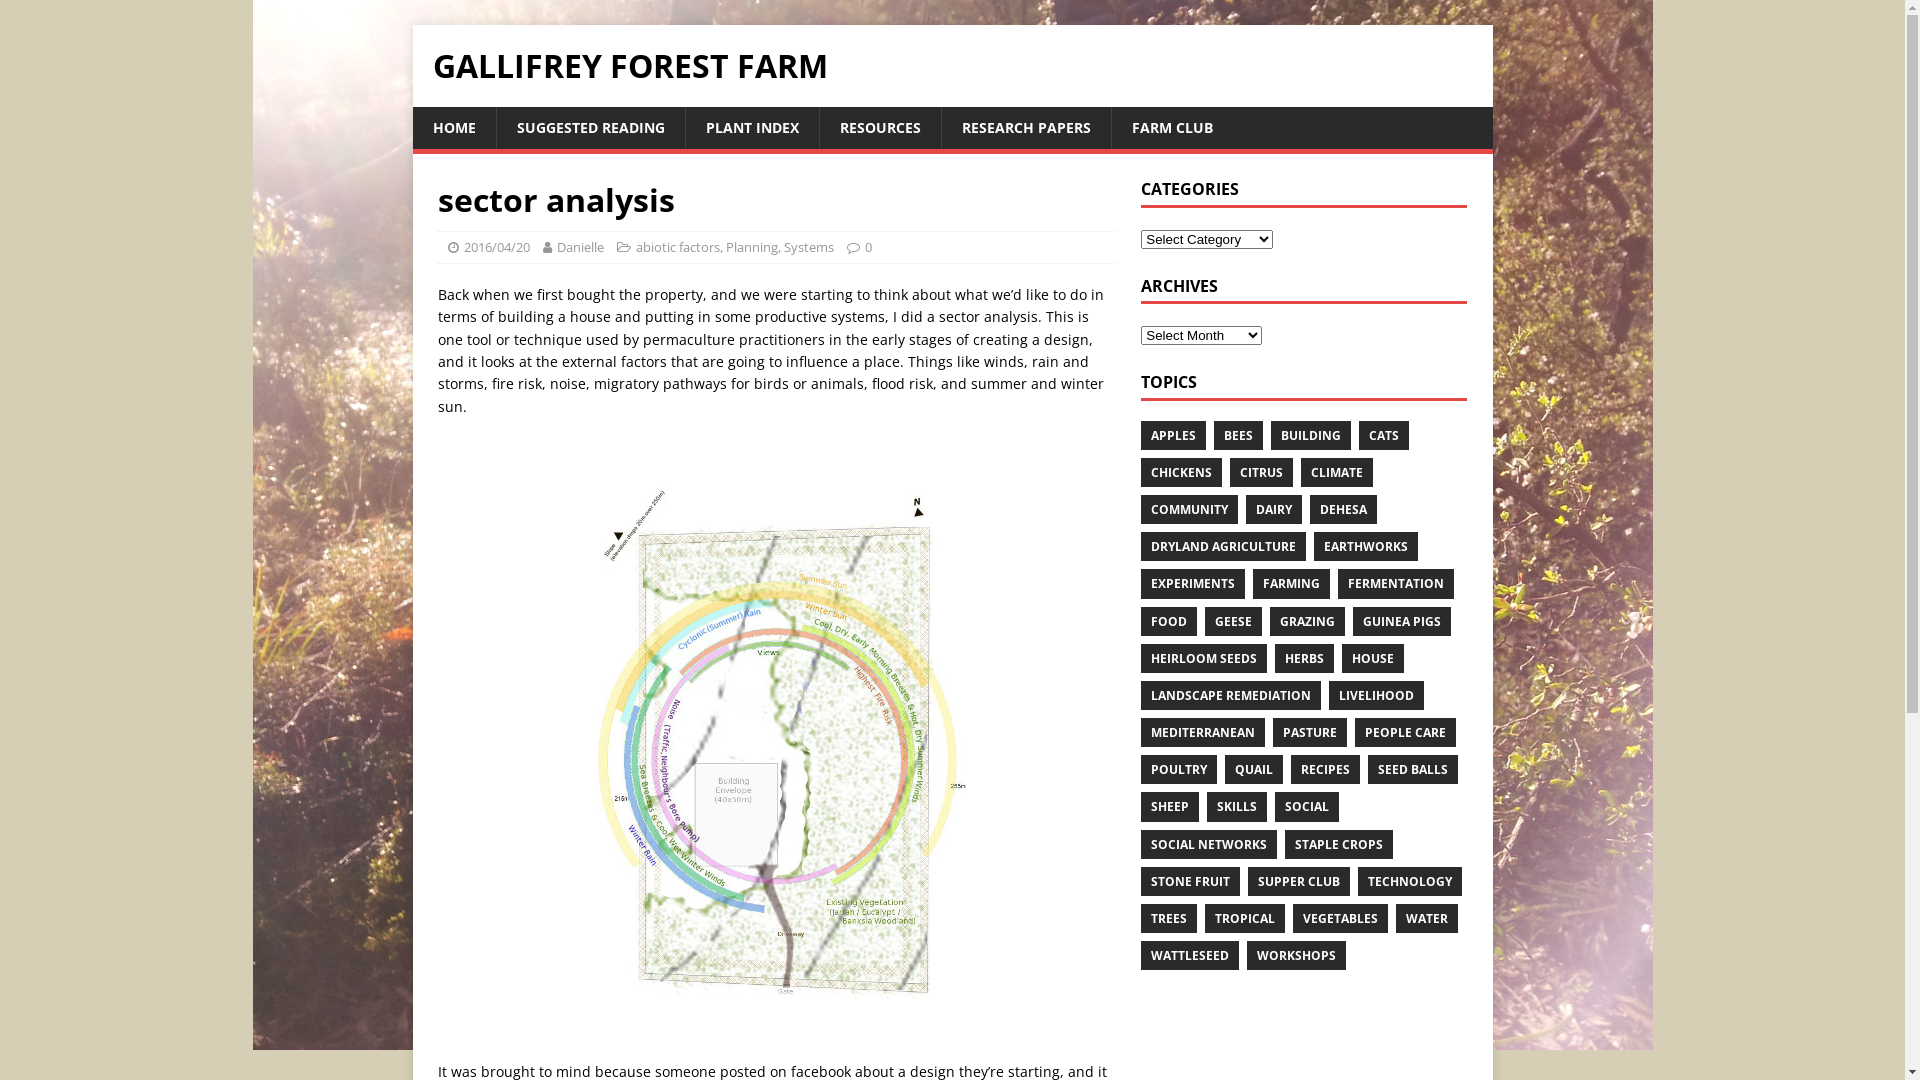 The width and height of the screenshot is (1920, 1080). What do you see at coordinates (950, 64) in the screenshot?
I see `'GALLIFREY FOREST FARM'` at bounding box center [950, 64].